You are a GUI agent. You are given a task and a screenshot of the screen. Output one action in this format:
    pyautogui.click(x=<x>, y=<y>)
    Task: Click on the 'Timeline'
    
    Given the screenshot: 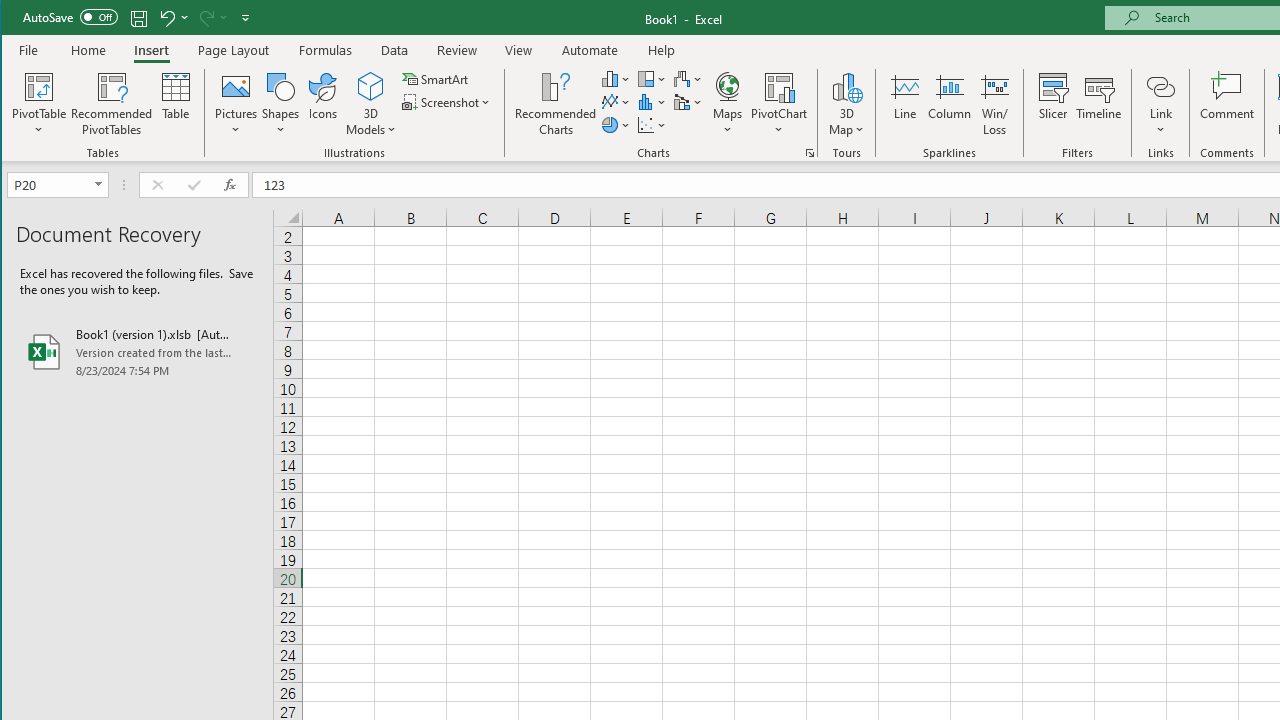 What is the action you would take?
    pyautogui.click(x=1097, y=104)
    